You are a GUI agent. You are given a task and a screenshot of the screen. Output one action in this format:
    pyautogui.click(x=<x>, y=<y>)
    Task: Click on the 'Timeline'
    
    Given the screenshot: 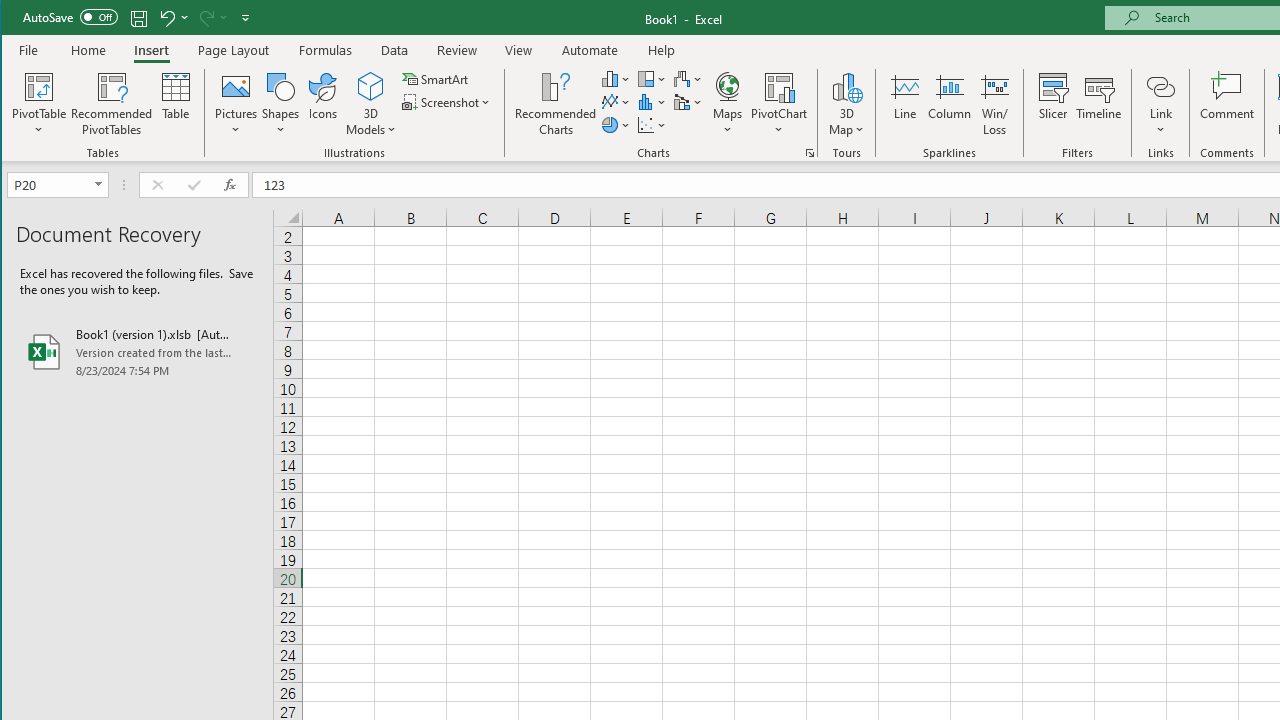 What is the action you would take?
    pyautogui.click(x=1097, y=104)
    